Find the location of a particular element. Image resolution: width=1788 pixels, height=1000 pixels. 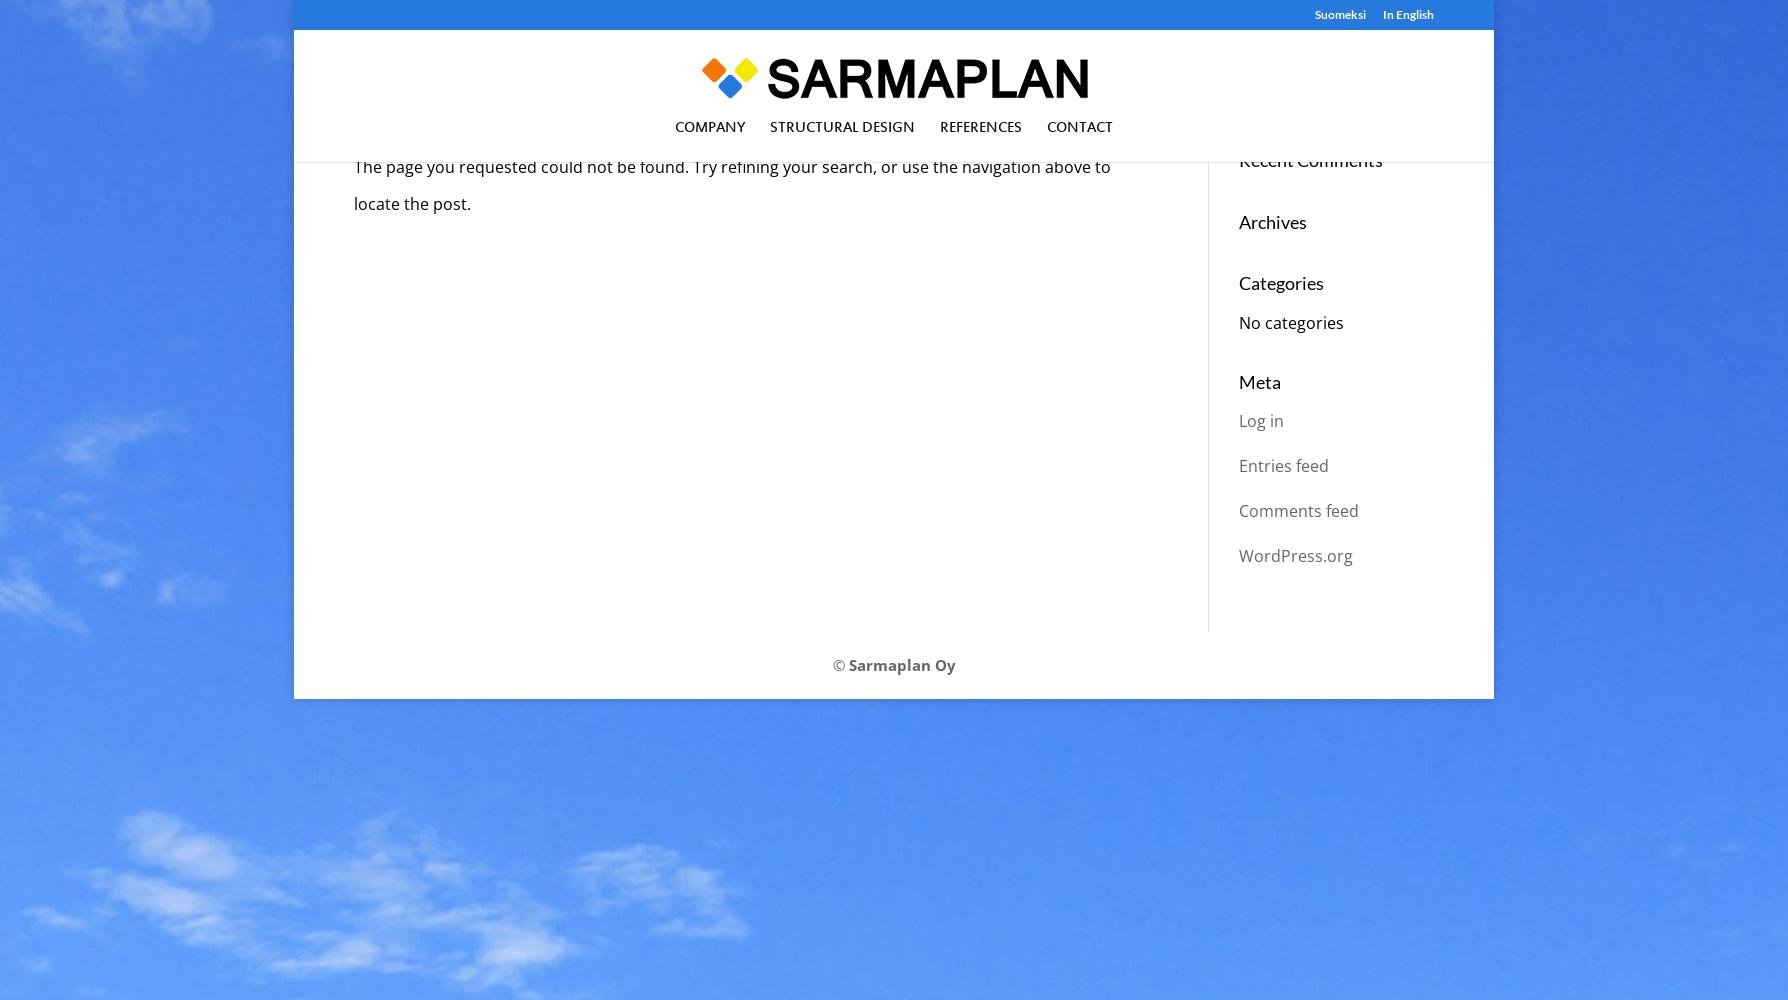

'No Results Found' is located at coordinates (477, 97).